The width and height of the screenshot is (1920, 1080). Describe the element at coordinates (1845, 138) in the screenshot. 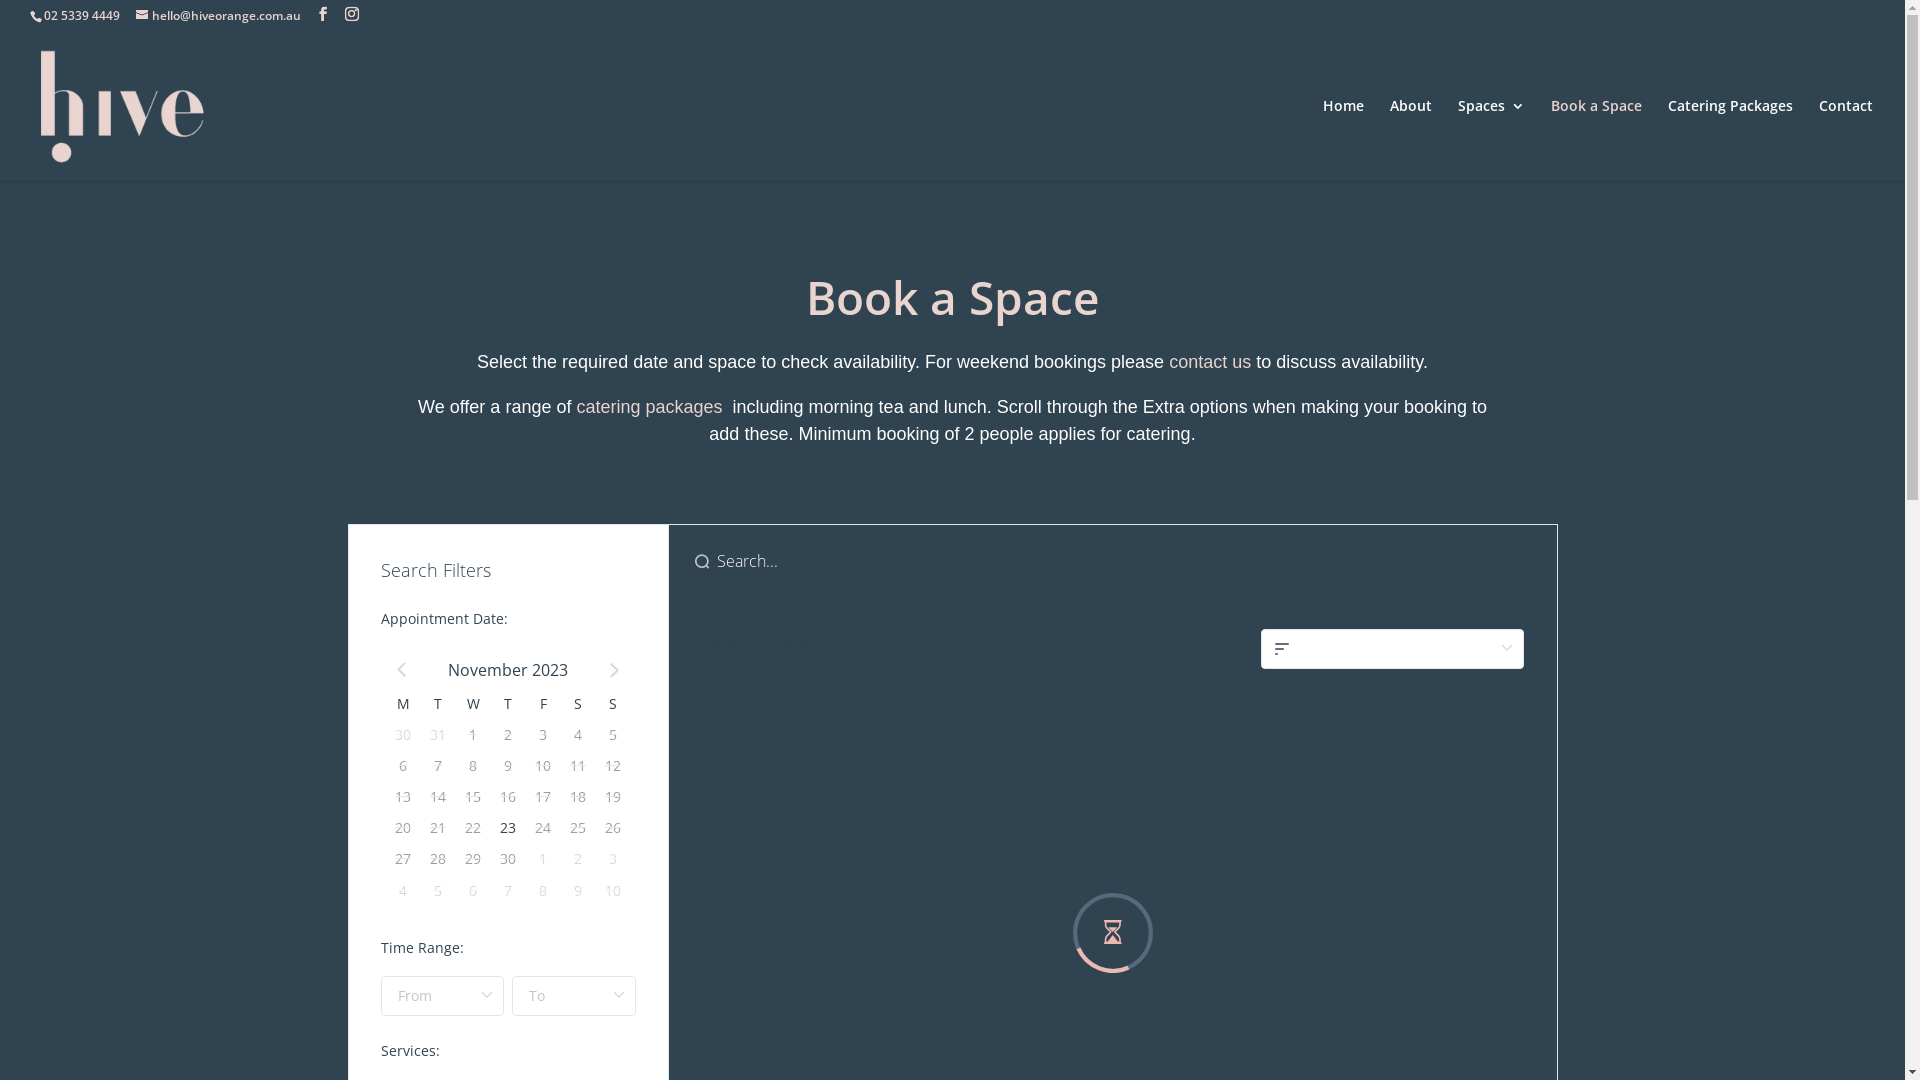

I see `'Contact'` at that location.